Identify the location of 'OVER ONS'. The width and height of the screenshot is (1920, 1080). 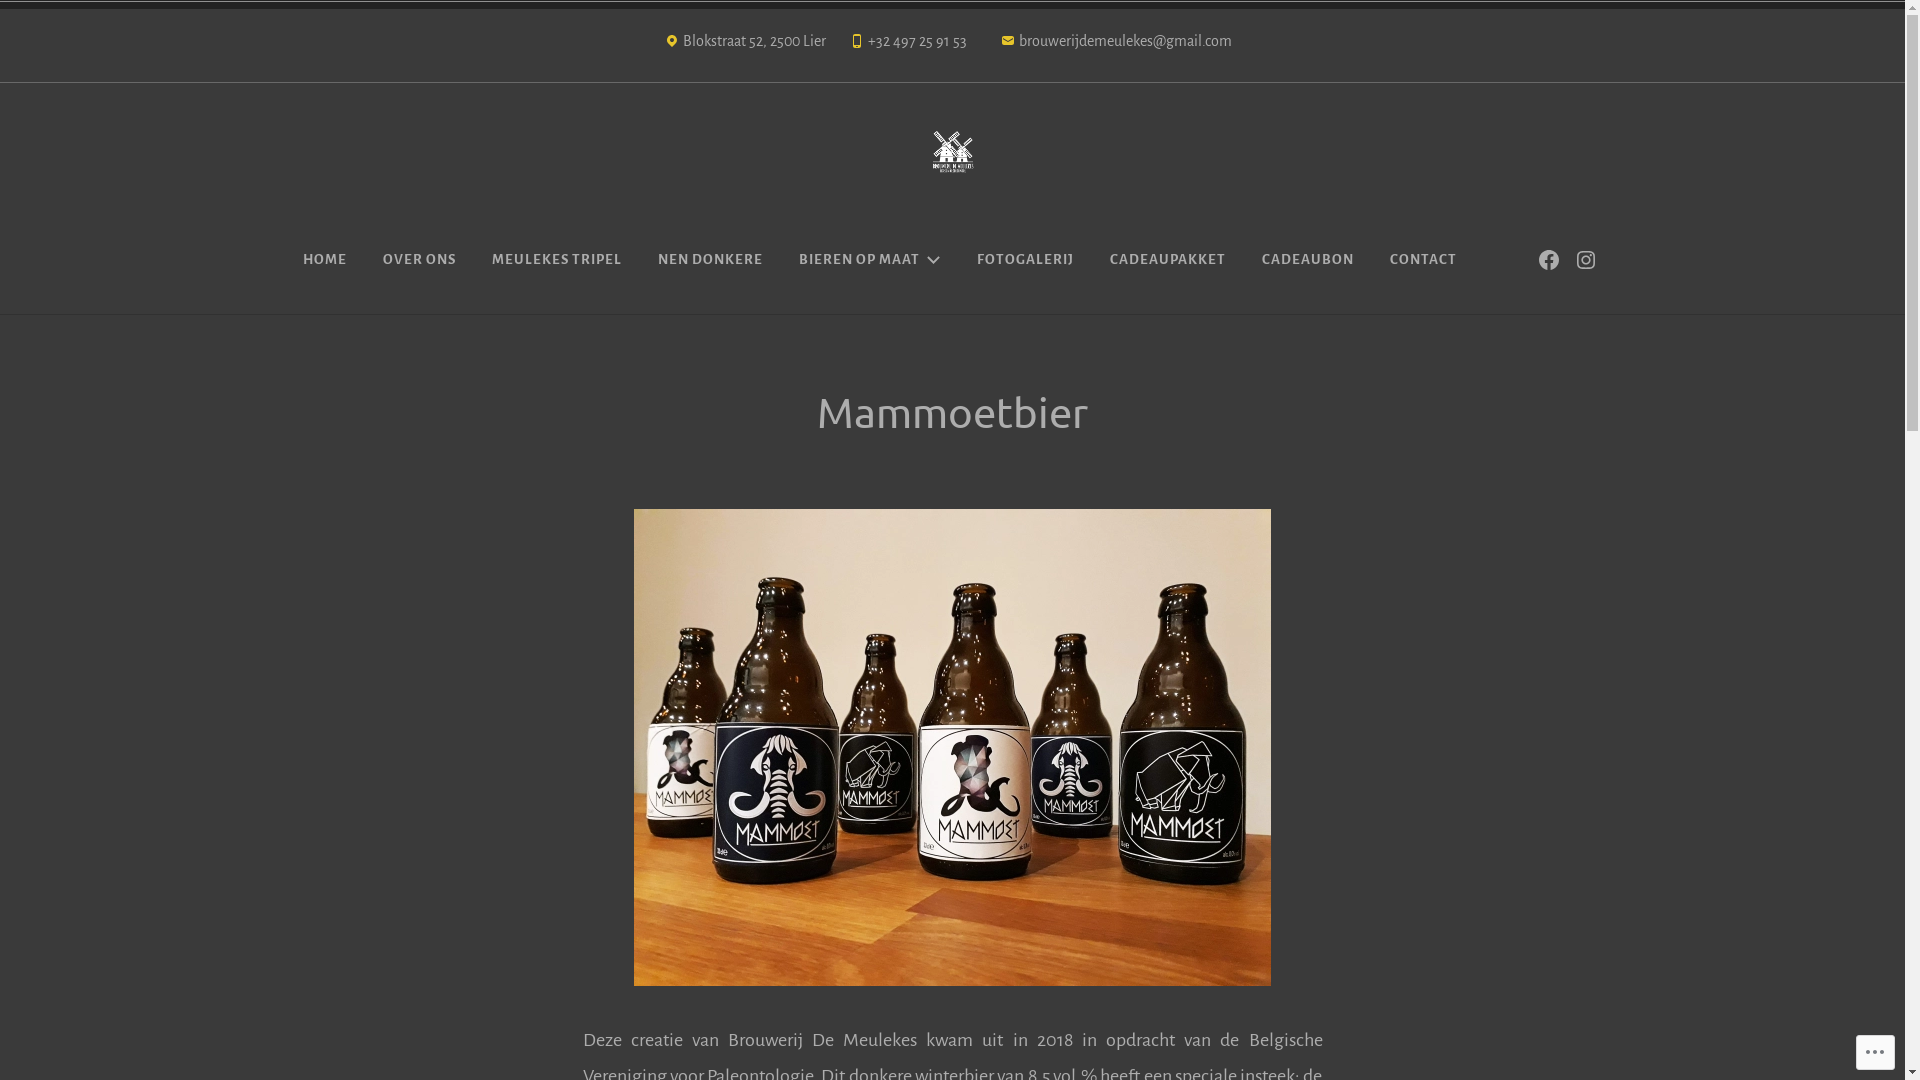
(418, 258).